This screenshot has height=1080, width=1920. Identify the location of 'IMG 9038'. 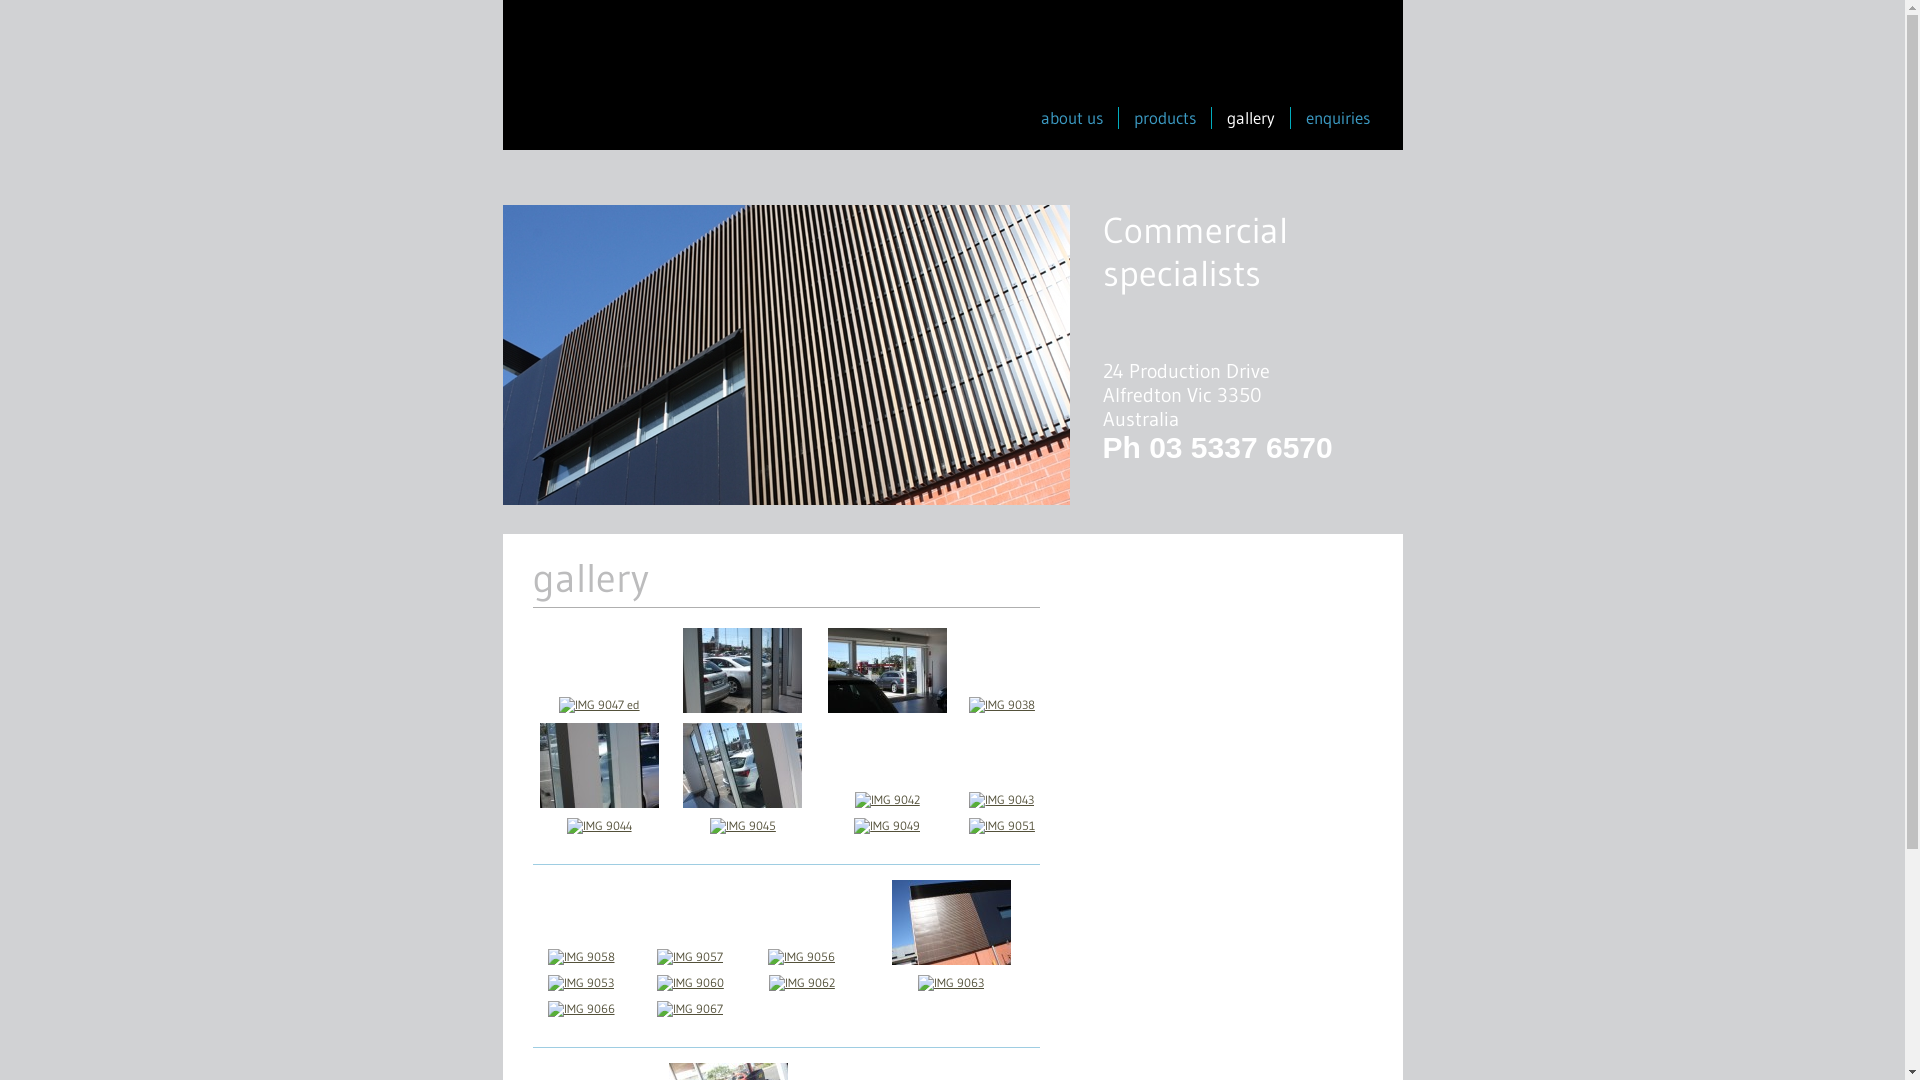
(1002, 704).